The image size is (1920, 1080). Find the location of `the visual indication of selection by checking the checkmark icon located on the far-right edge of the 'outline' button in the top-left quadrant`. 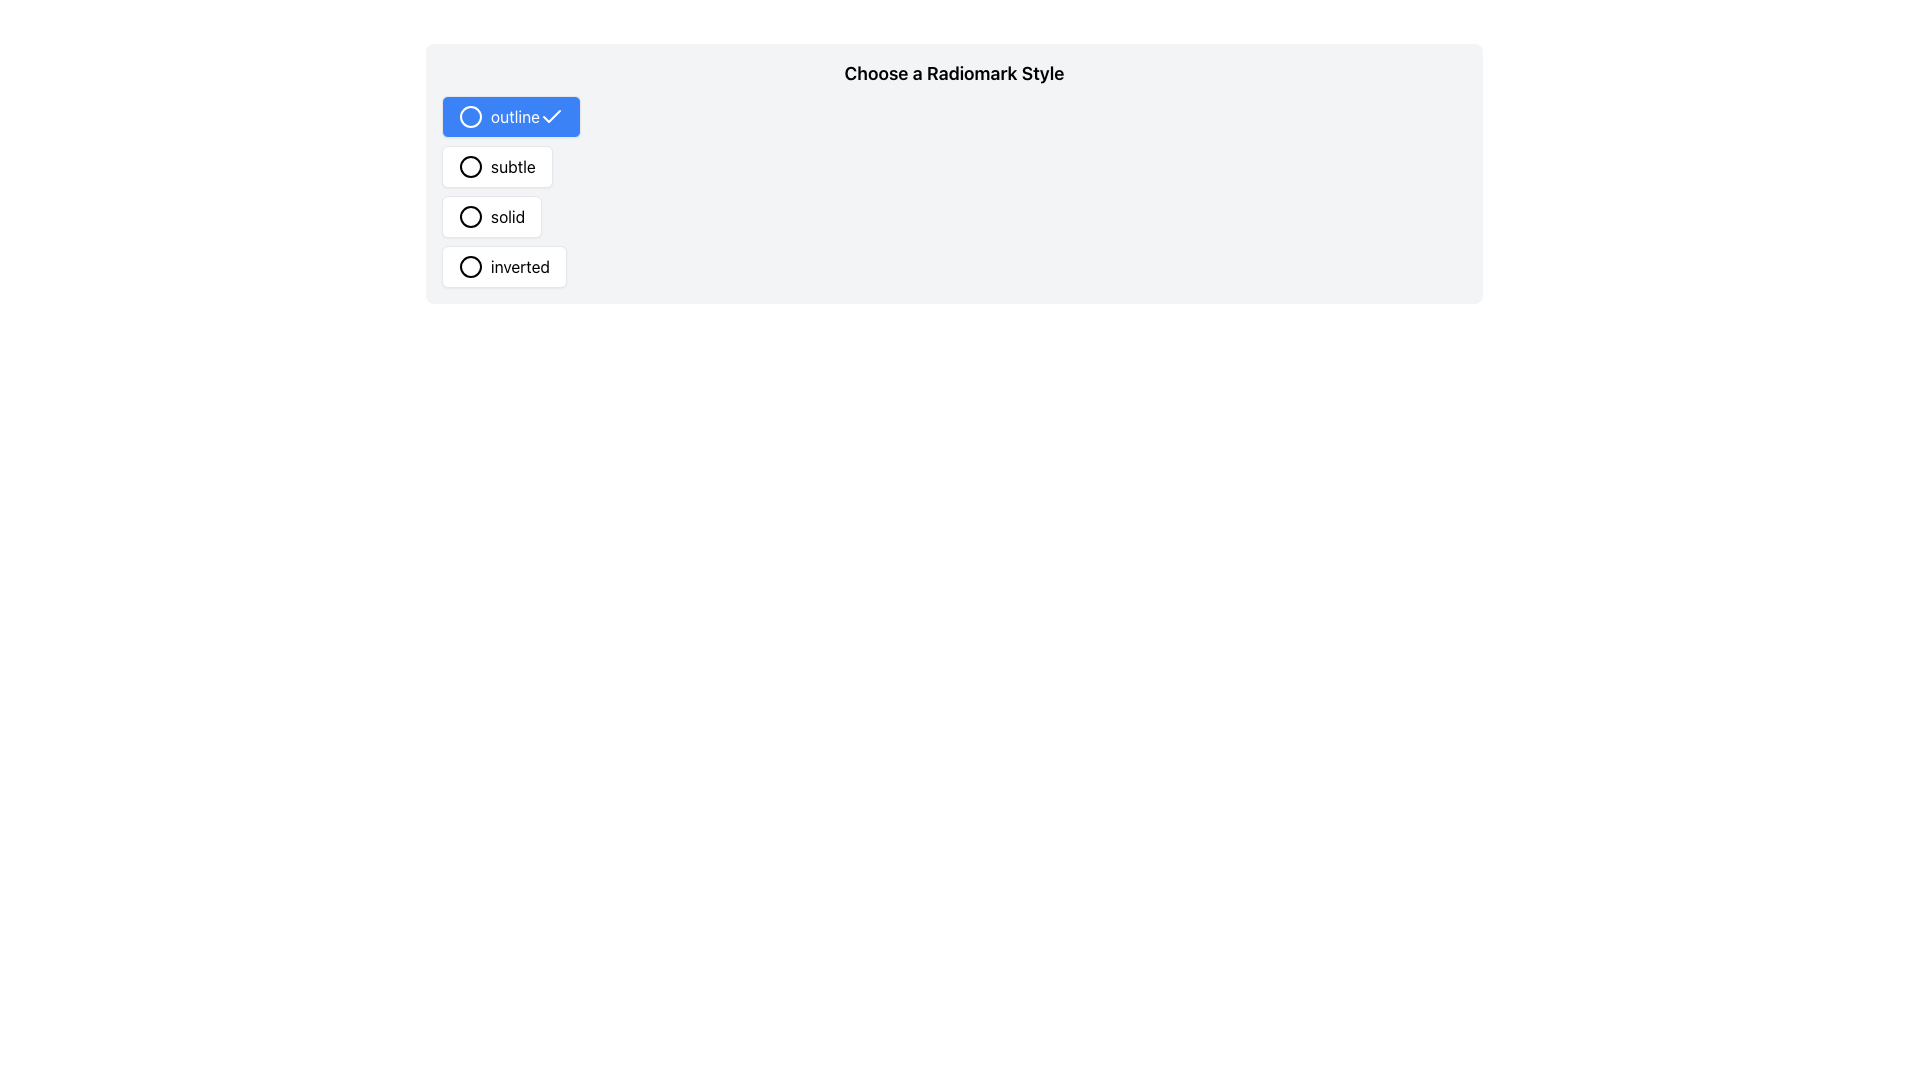

the visual indication of selection by checking the checkmark icon located on the far-right edge of the 'outline' button in the top-left quadrant is located at coordinates (551, 116).